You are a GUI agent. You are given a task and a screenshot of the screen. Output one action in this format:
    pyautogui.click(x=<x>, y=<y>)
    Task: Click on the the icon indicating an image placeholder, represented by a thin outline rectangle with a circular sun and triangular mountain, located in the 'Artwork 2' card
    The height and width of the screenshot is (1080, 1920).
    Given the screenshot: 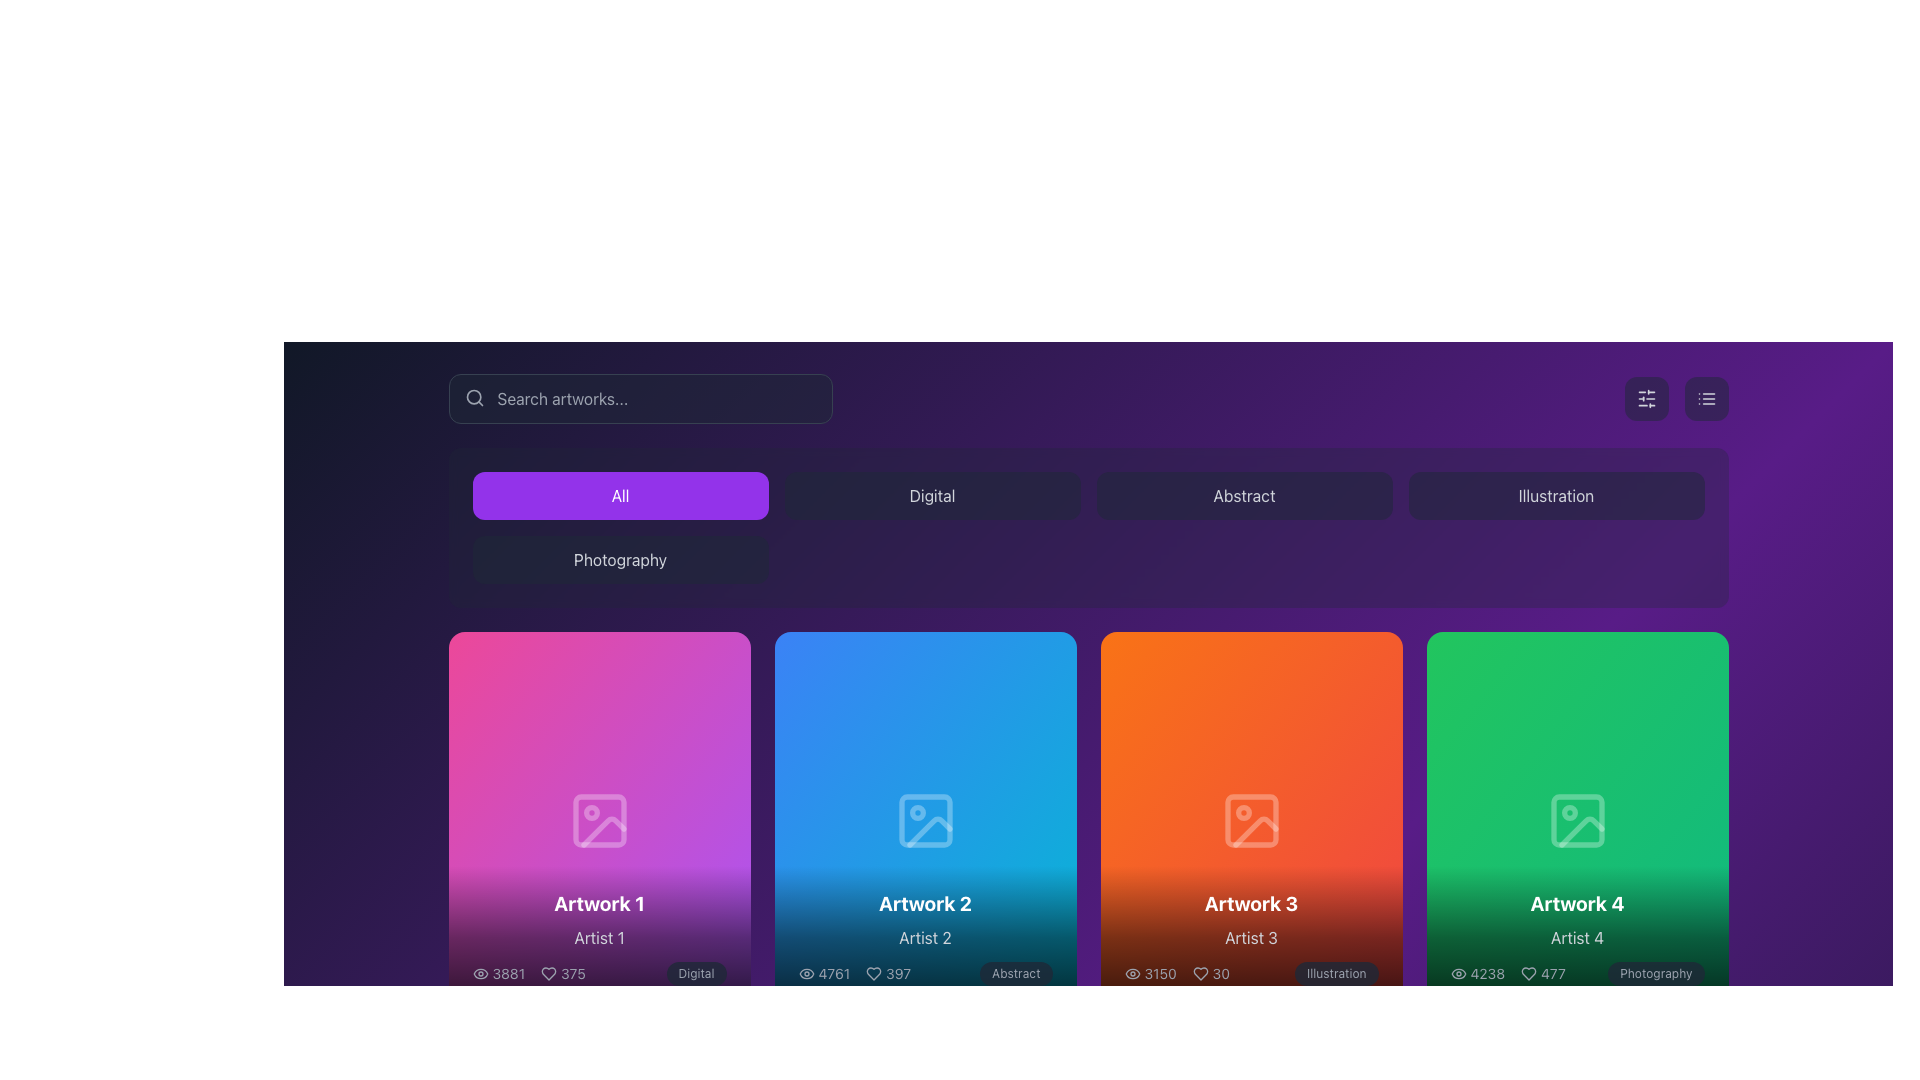 What is the action you would take?
    pyautogui.click(x=924, y=820)
    